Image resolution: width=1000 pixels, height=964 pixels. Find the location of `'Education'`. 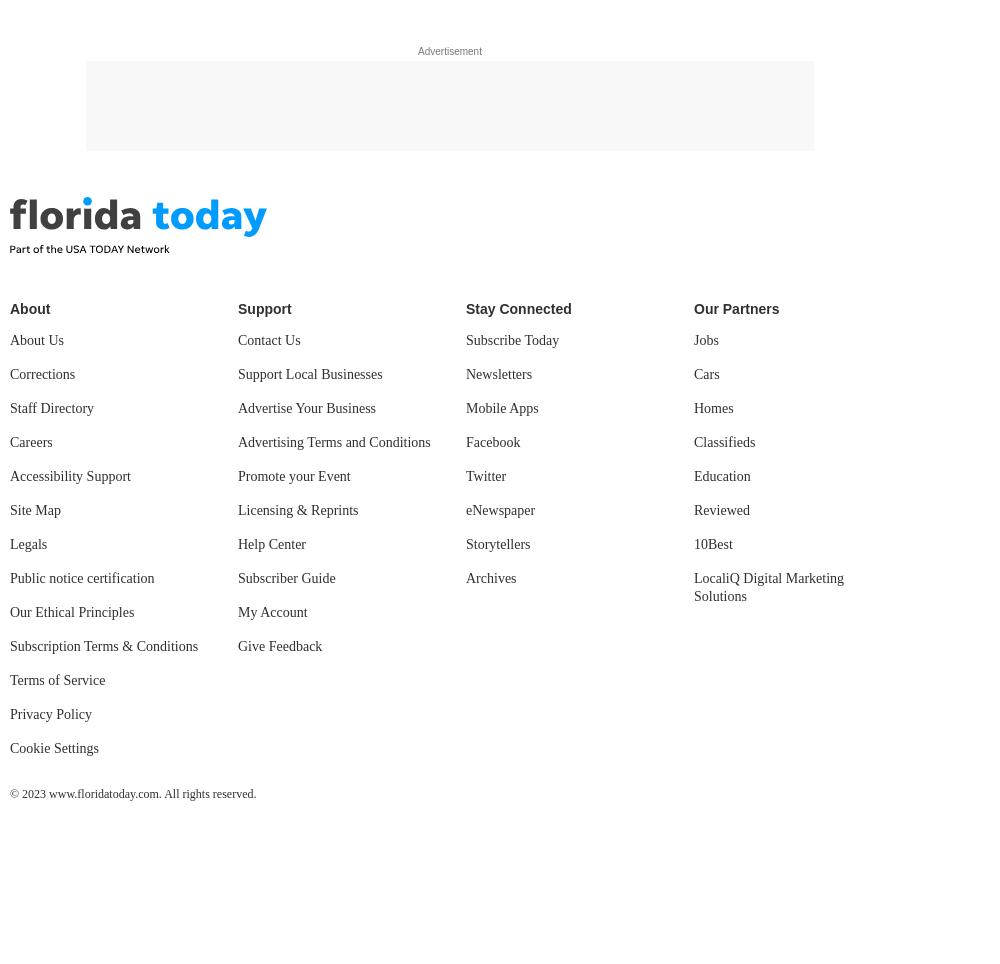

'Education' is located at coordinates (693, 476).